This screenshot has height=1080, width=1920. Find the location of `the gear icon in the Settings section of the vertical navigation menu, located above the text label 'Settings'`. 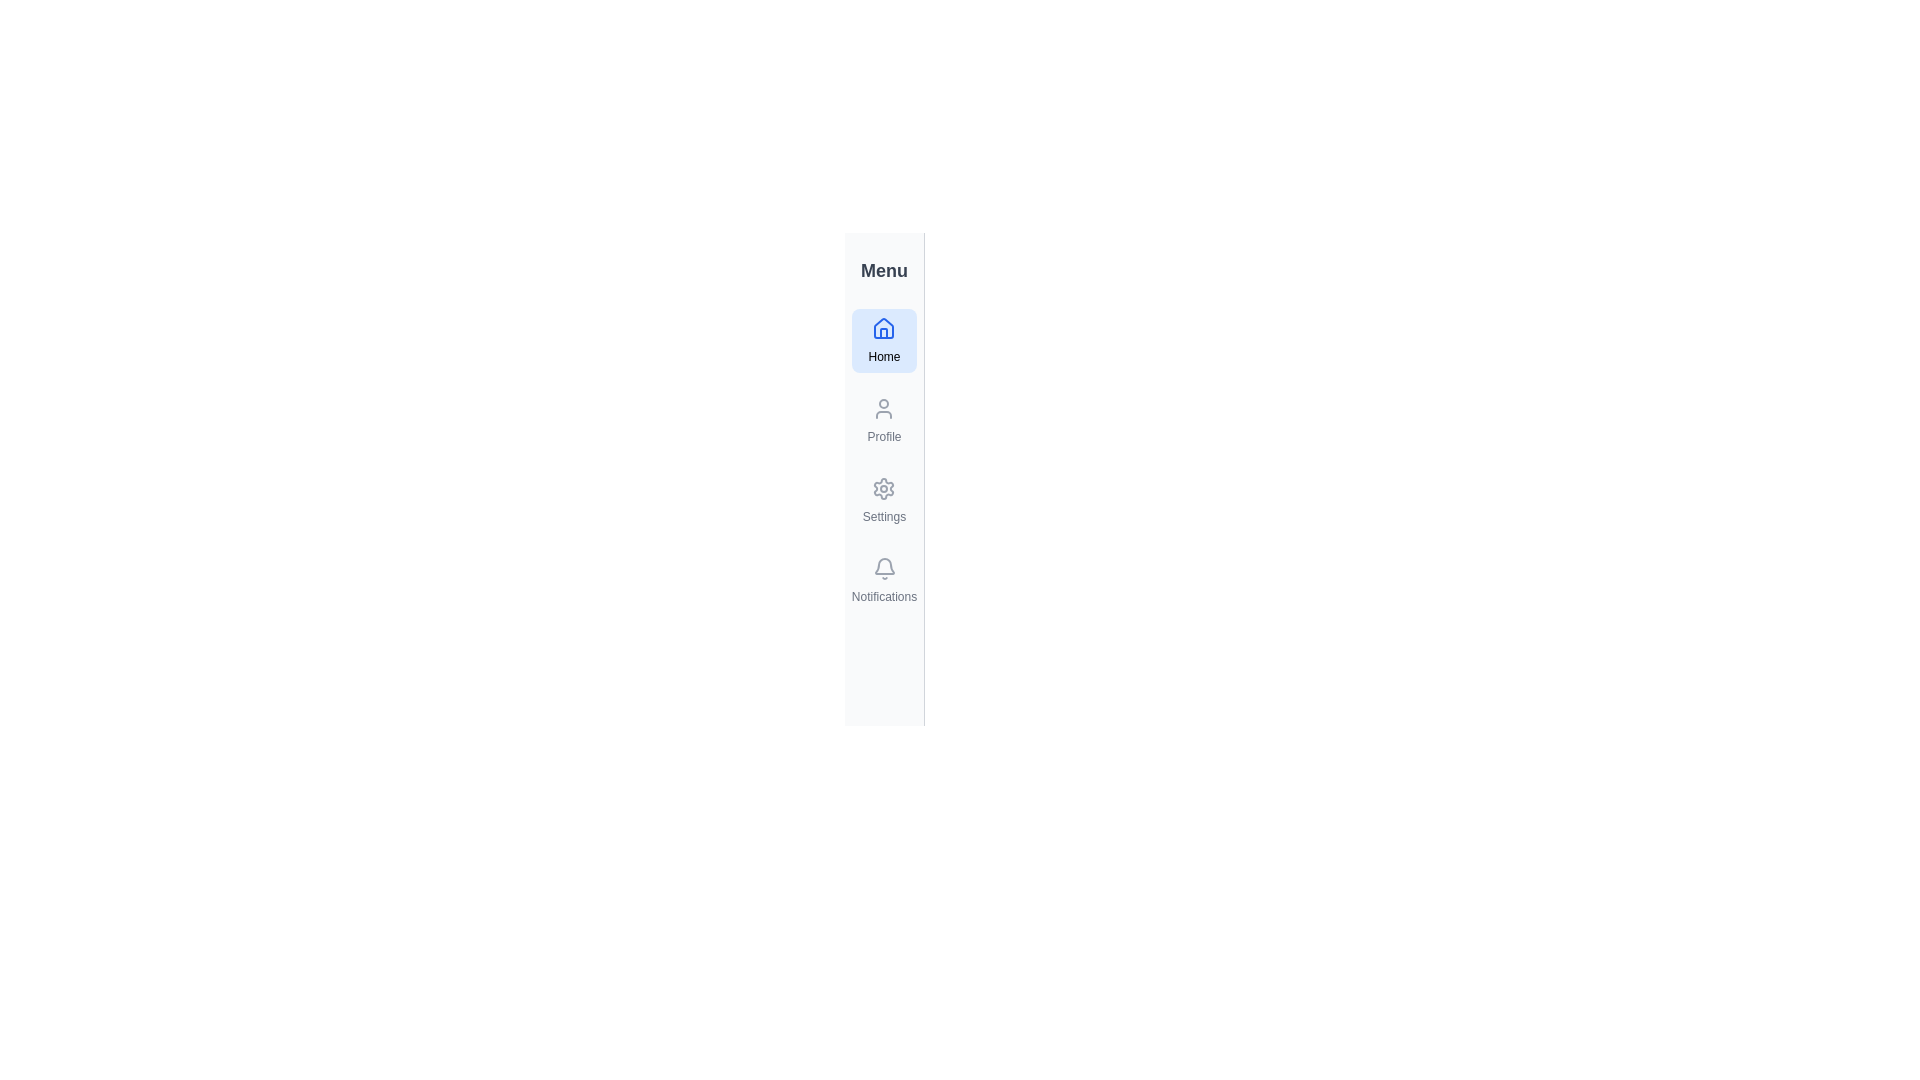

the gear icon in the Settings section of the vertical navigation menu, located above the text label 'Settings' is located at coordinates (883, 489).